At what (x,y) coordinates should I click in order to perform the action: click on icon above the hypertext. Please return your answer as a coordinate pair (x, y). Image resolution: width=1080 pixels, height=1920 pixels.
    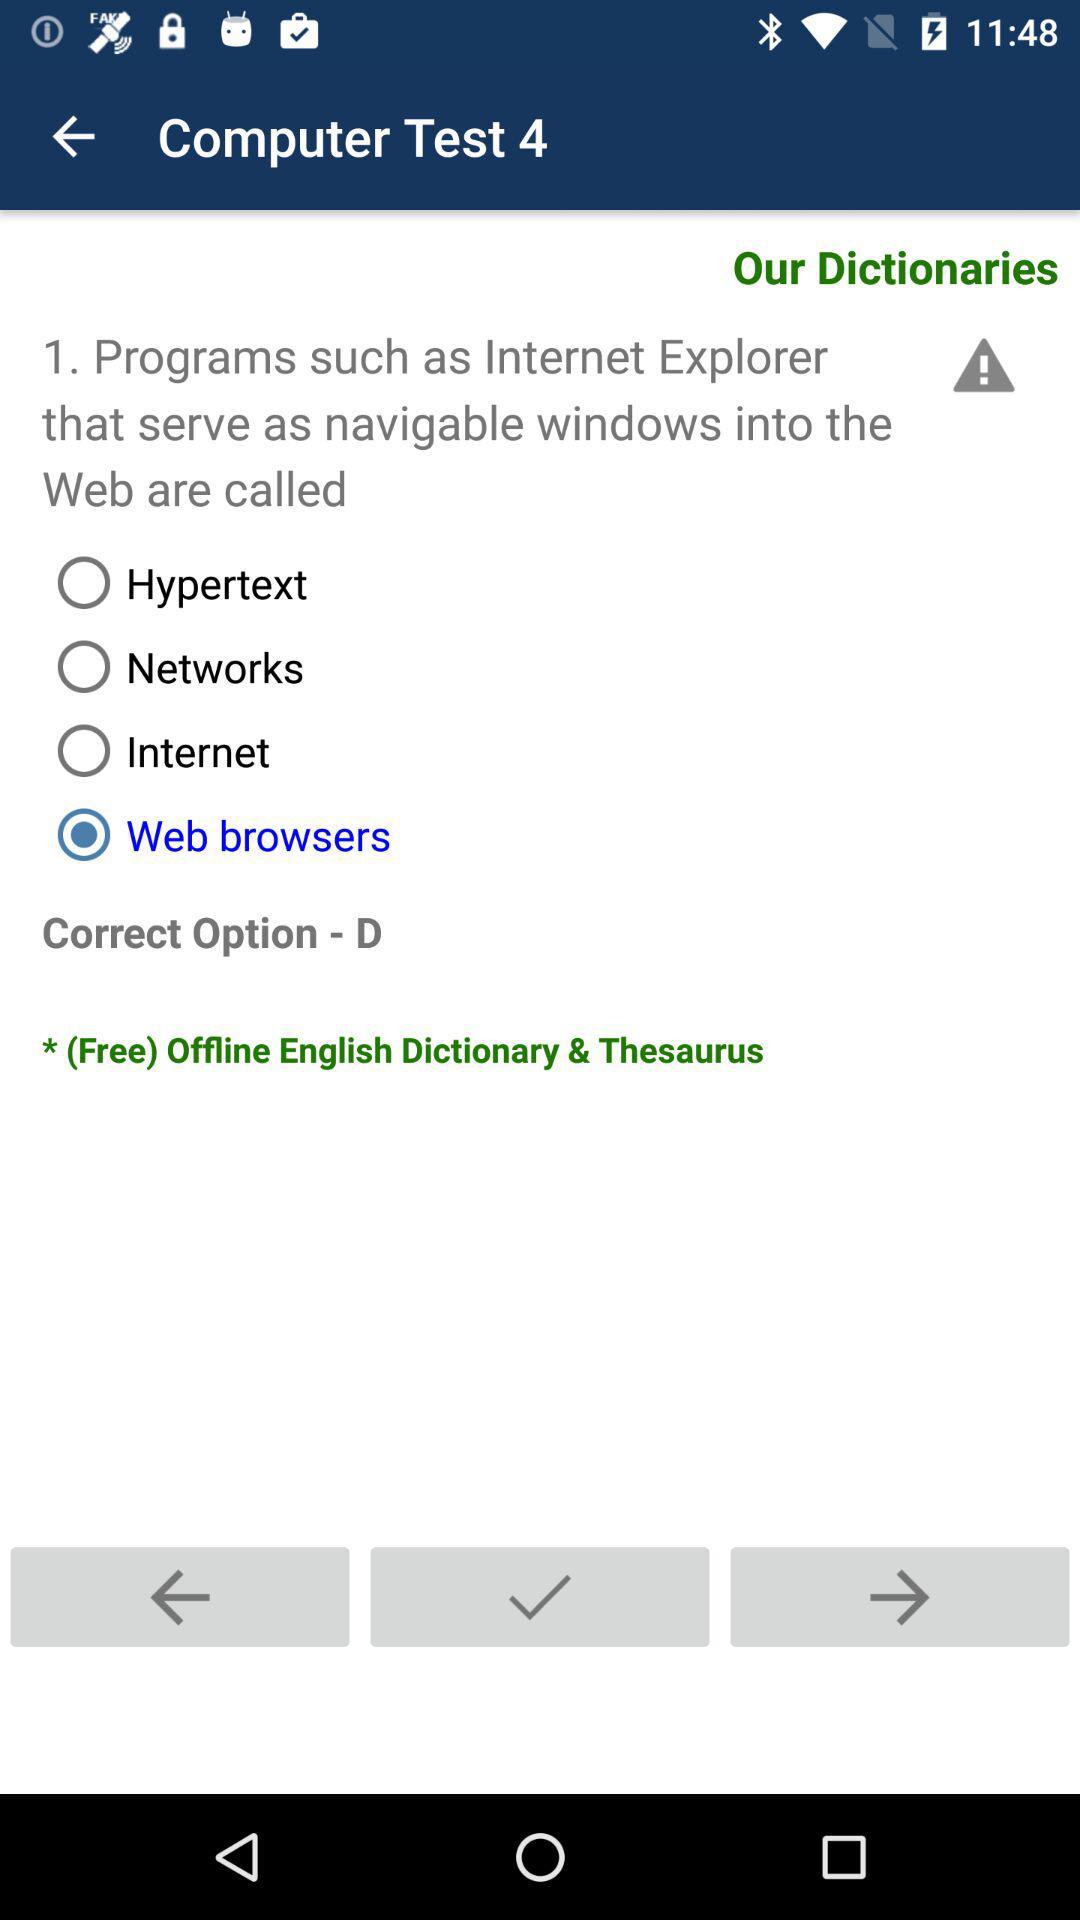
    Looking at the image, I should click on (979, 365).